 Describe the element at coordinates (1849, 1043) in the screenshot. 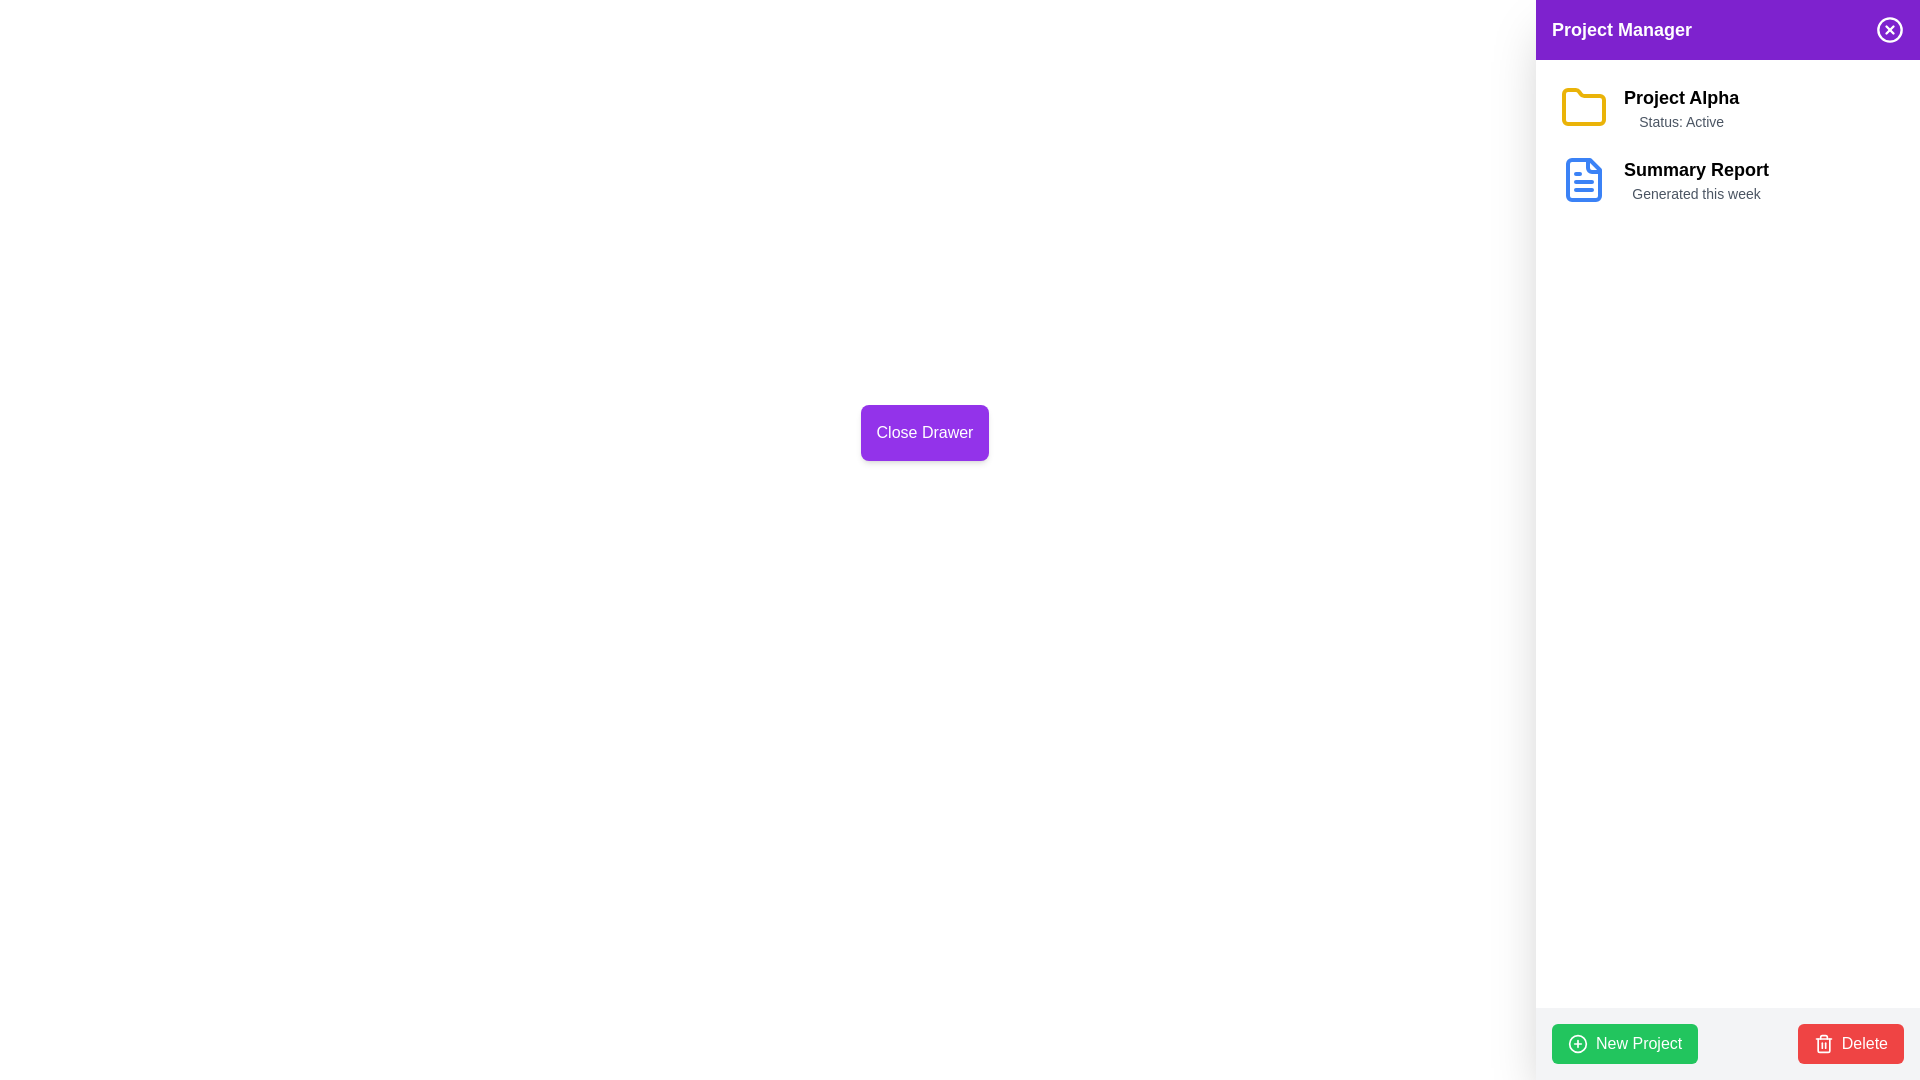

I see `the 'Delete' button with a bright red background and trash can icon` at that location.